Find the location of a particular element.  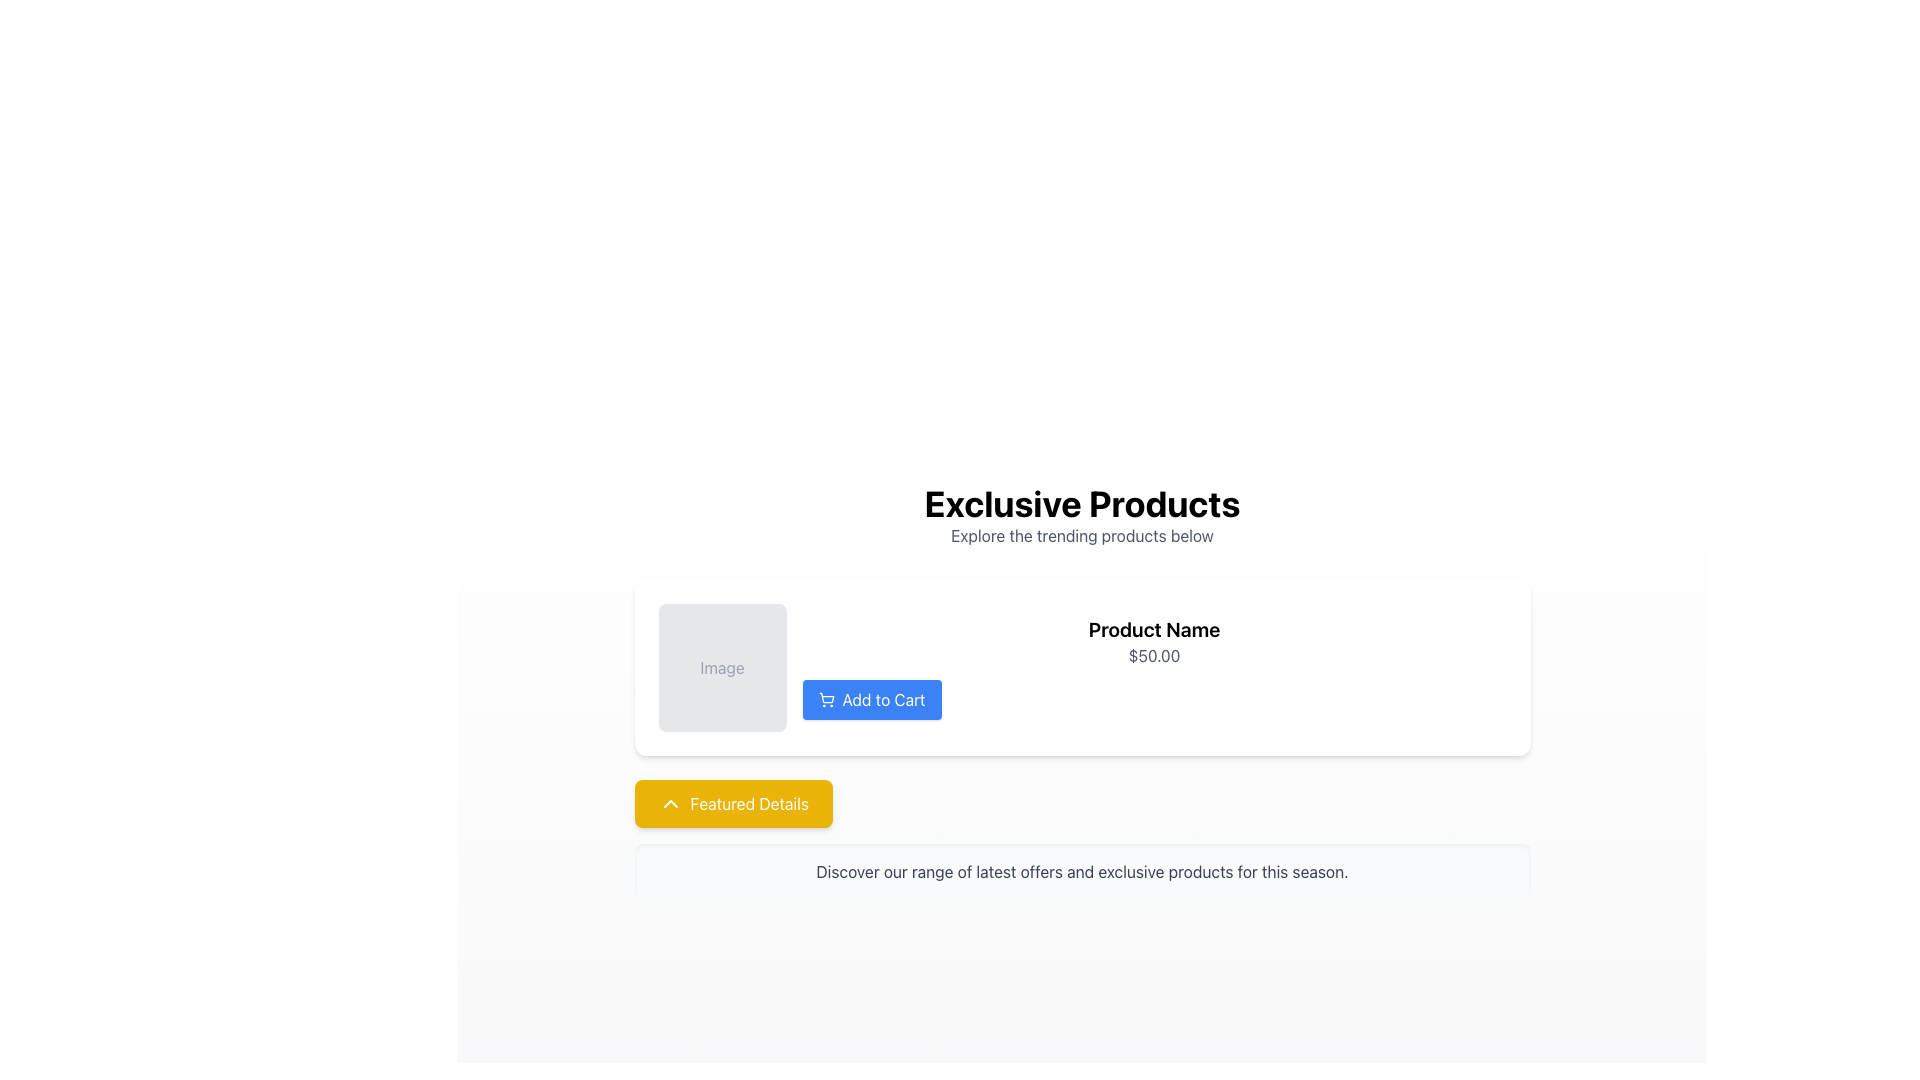

the informational text box that provides context about offers and exclusive products, located beneath the yellow button labeled 'Featured Details' is located at coordinates (1081, 870).